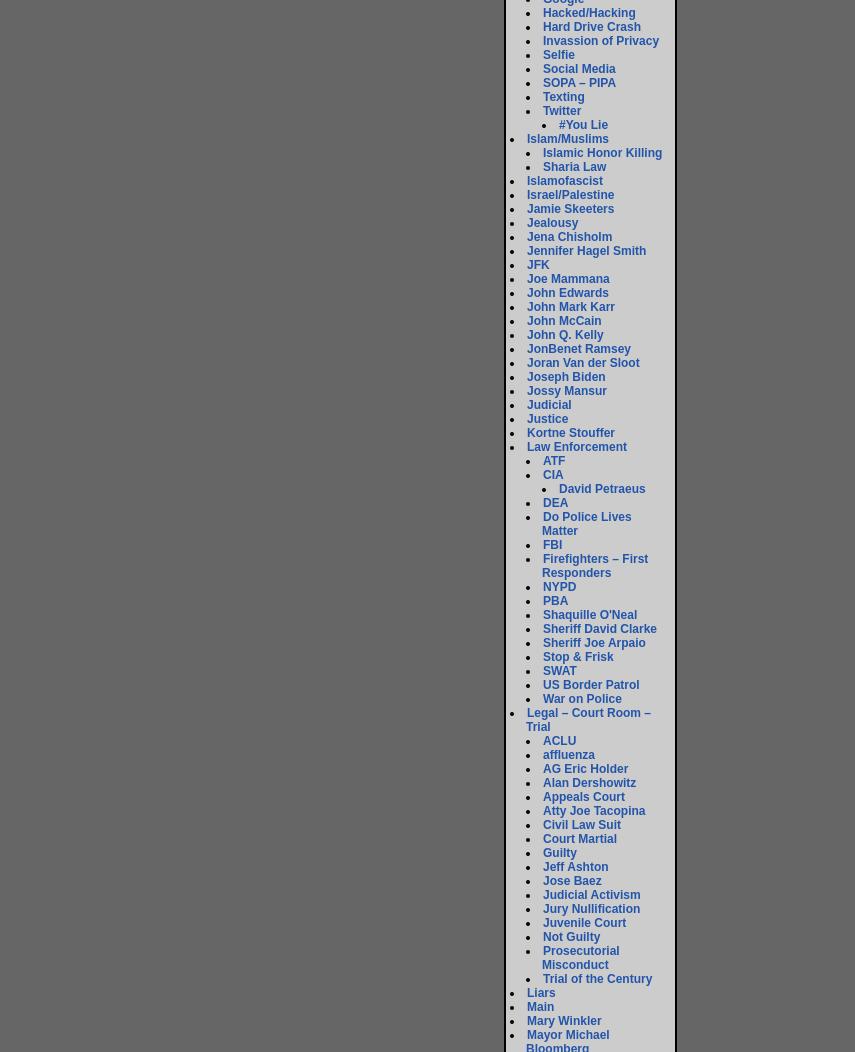 The image size is (855, 1052). What do you see at coordinates (569, 209) in the screenshot?
I see `'Jamie Skeeters'` at bounding box center [569, 209].